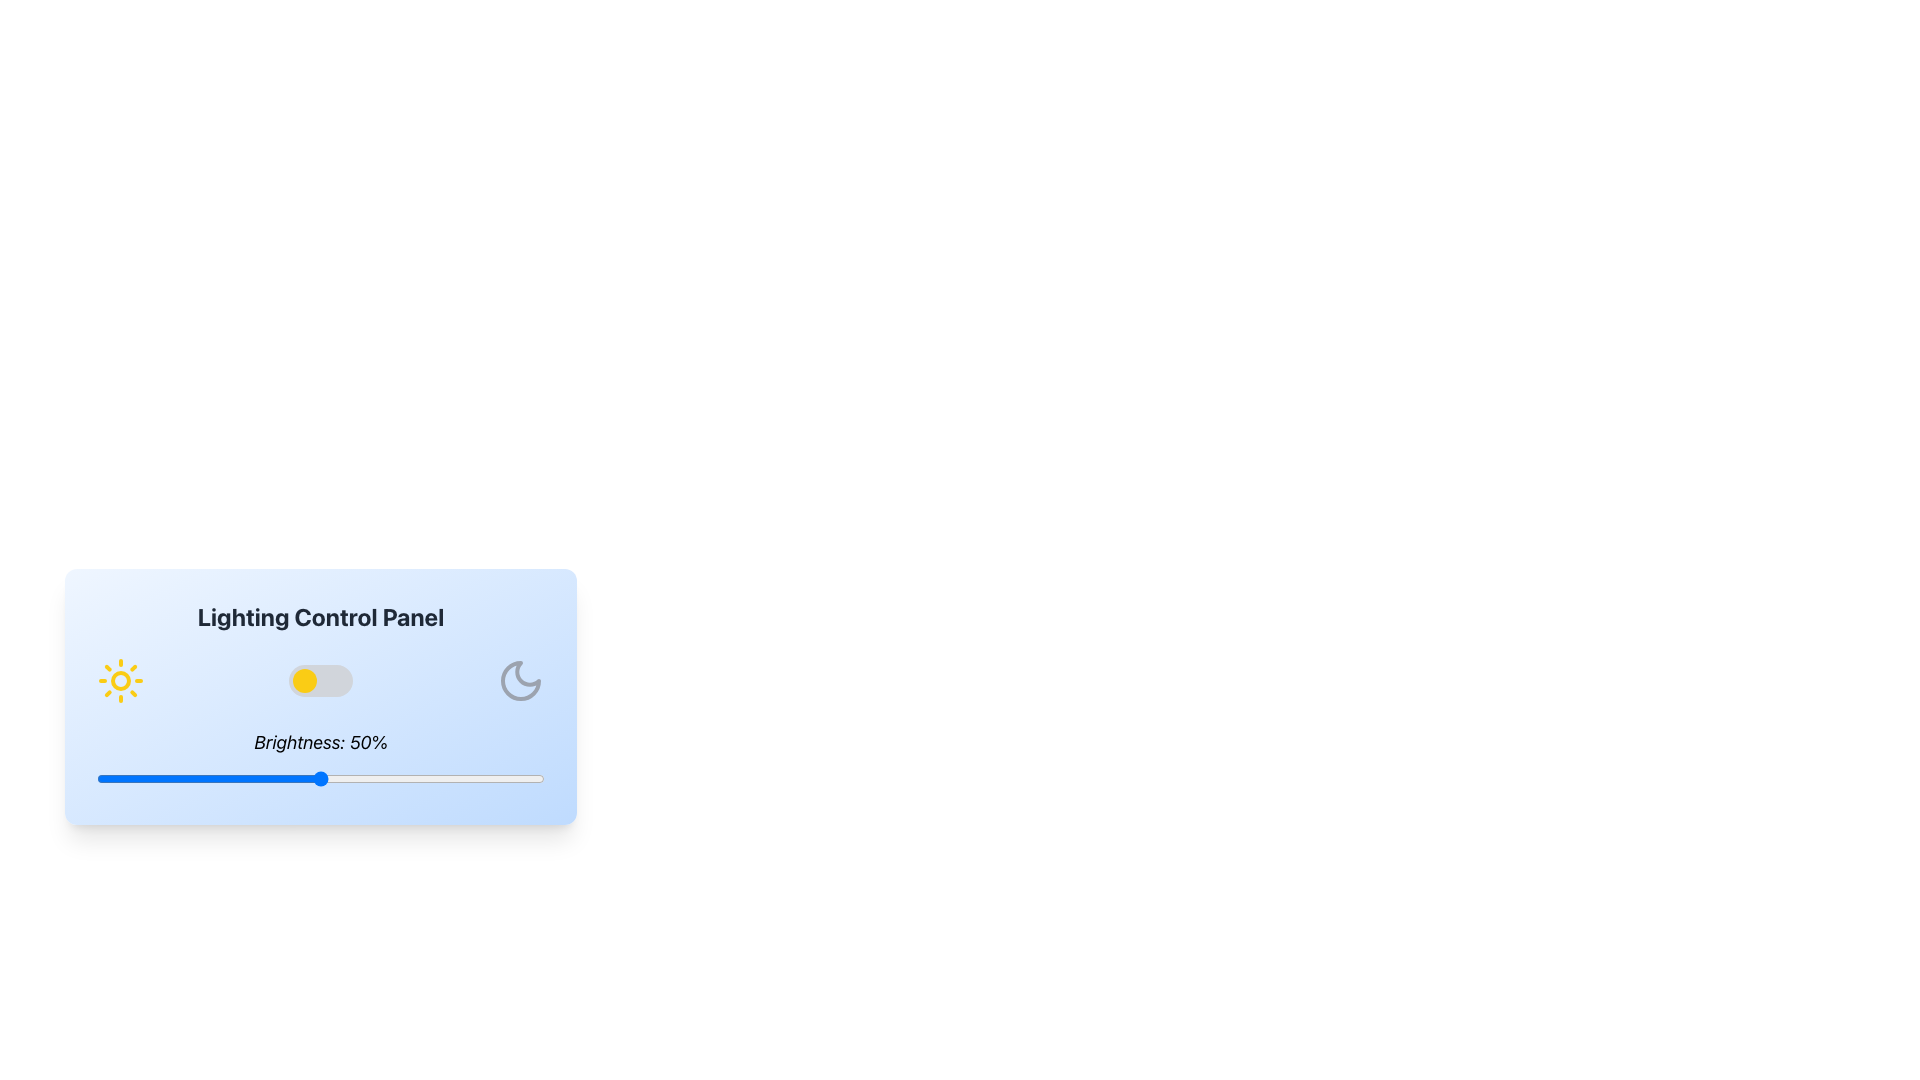  What do you see at coordinates (521, 680) in the screenshot?
I see `the moon or nighttime mode indicator icon located on the right side of the 'Lighting Control Panel', which is adjacent to a toggle switch` at bounding box center [521, 680].